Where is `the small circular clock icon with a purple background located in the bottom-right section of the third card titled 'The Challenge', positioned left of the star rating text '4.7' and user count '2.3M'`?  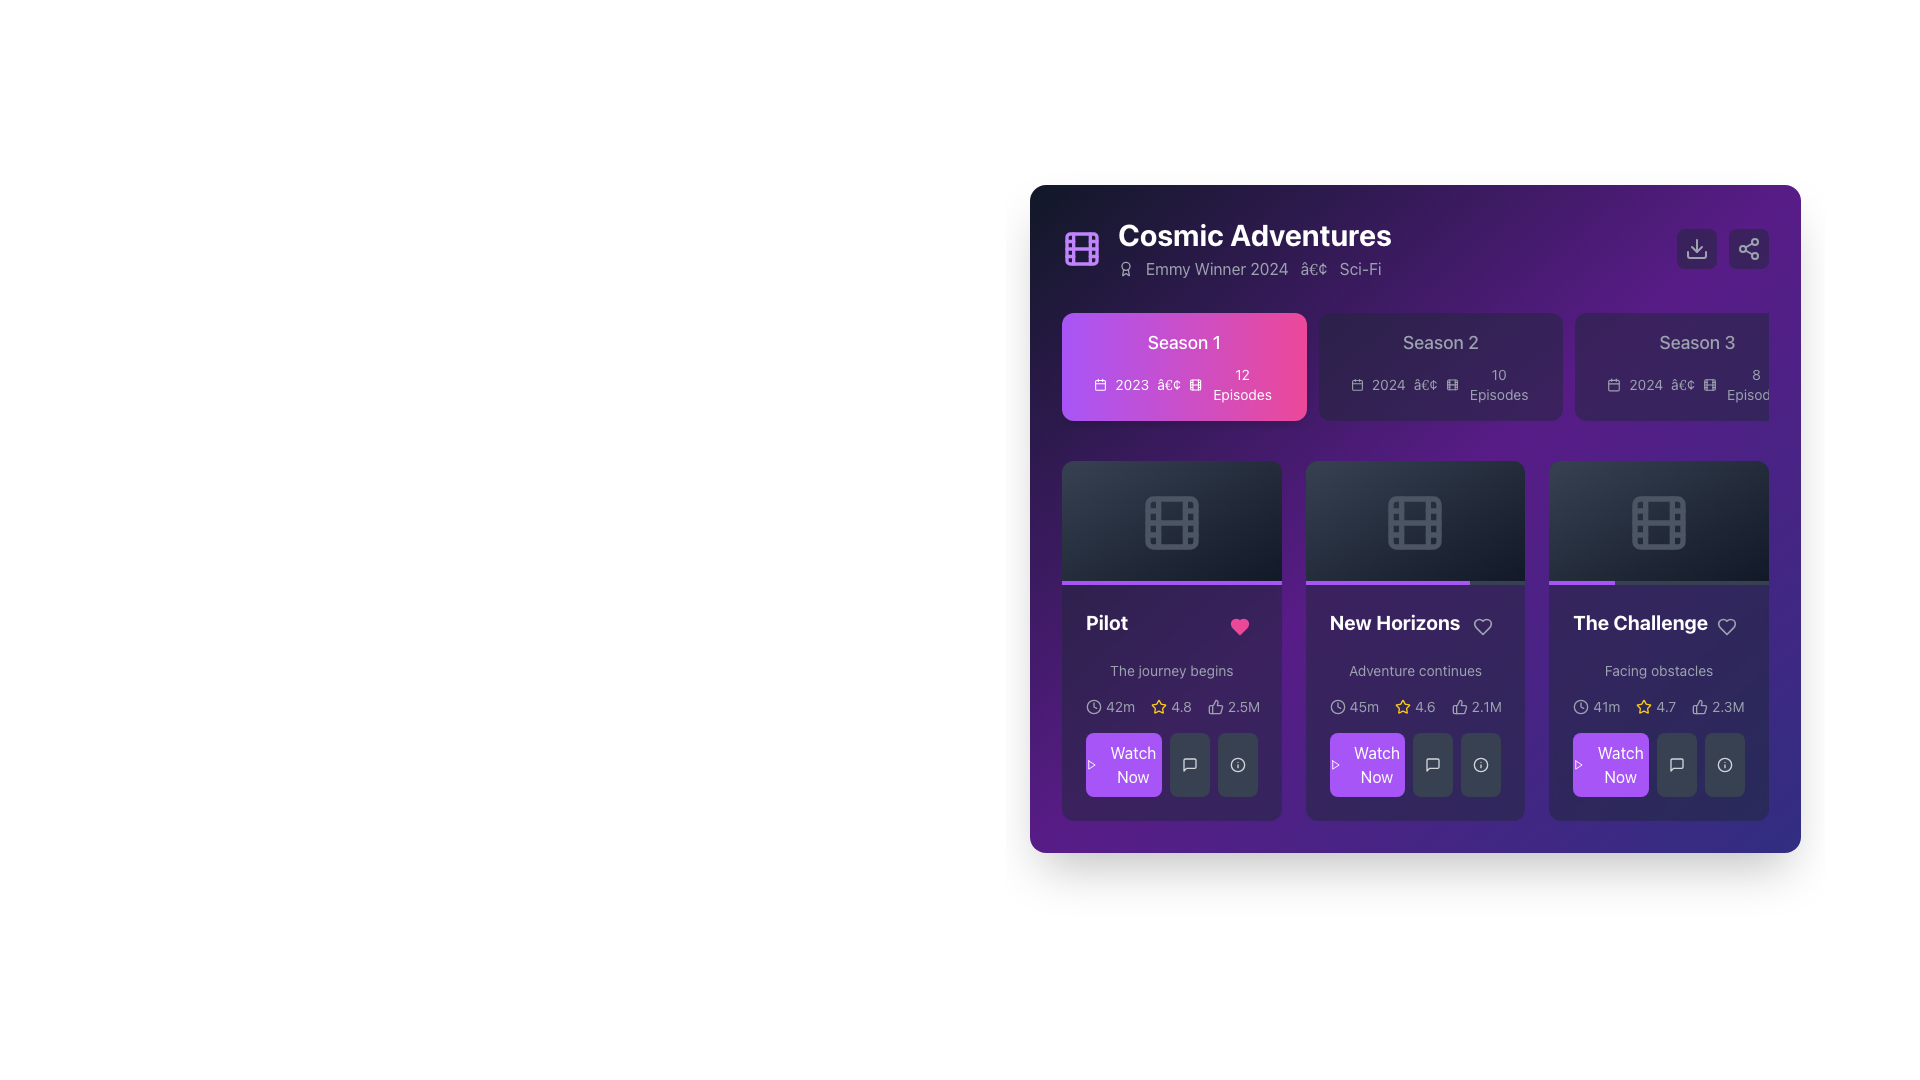
the small circular clock icon with a purple background located in the bottom-right section of the third card titled 'The Challenge', positioned left of the star rating text '4.7' and user count '2.3M' is located at coordinates (1580, 705).